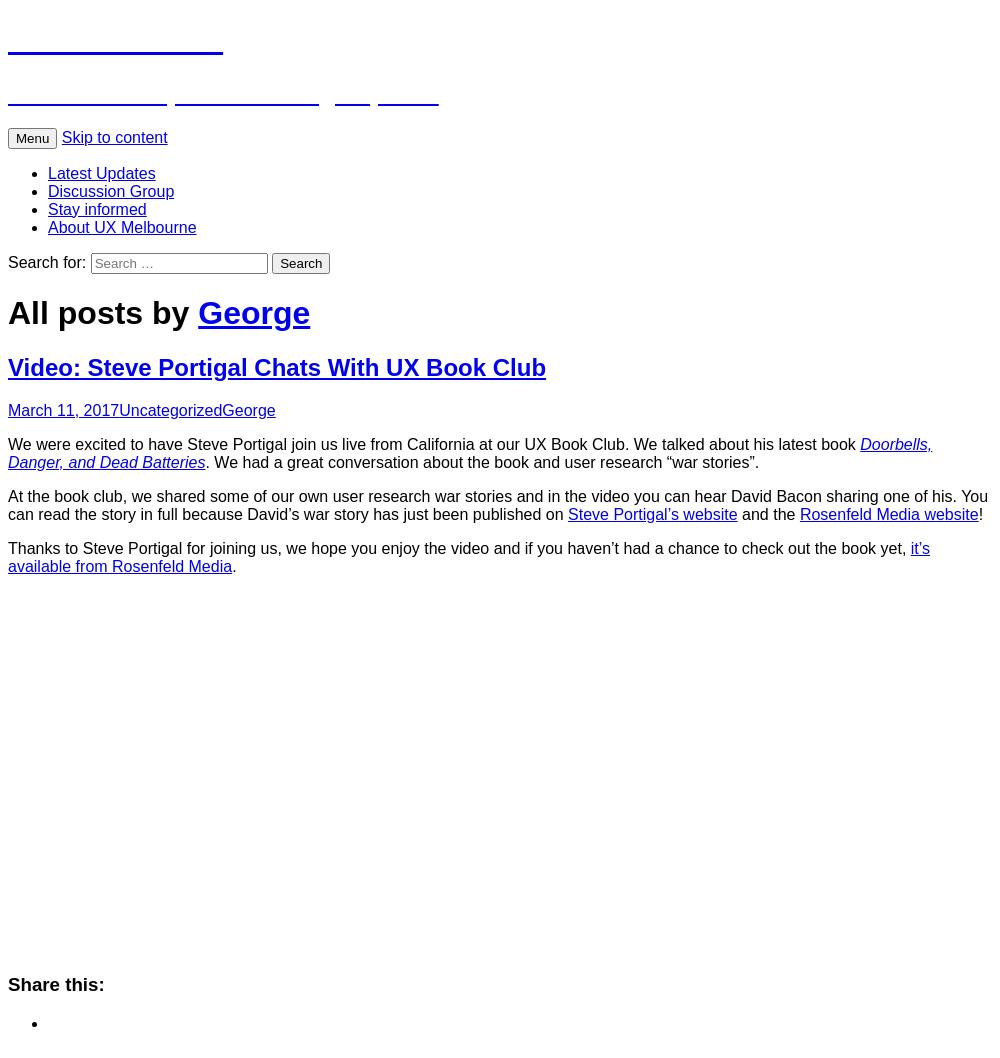 Image resolution: width=1000 pixels, height=1058 pixels. Describe the element at coordinates (56, 983) in the screenshot. I see `'Share this:'` at that location.